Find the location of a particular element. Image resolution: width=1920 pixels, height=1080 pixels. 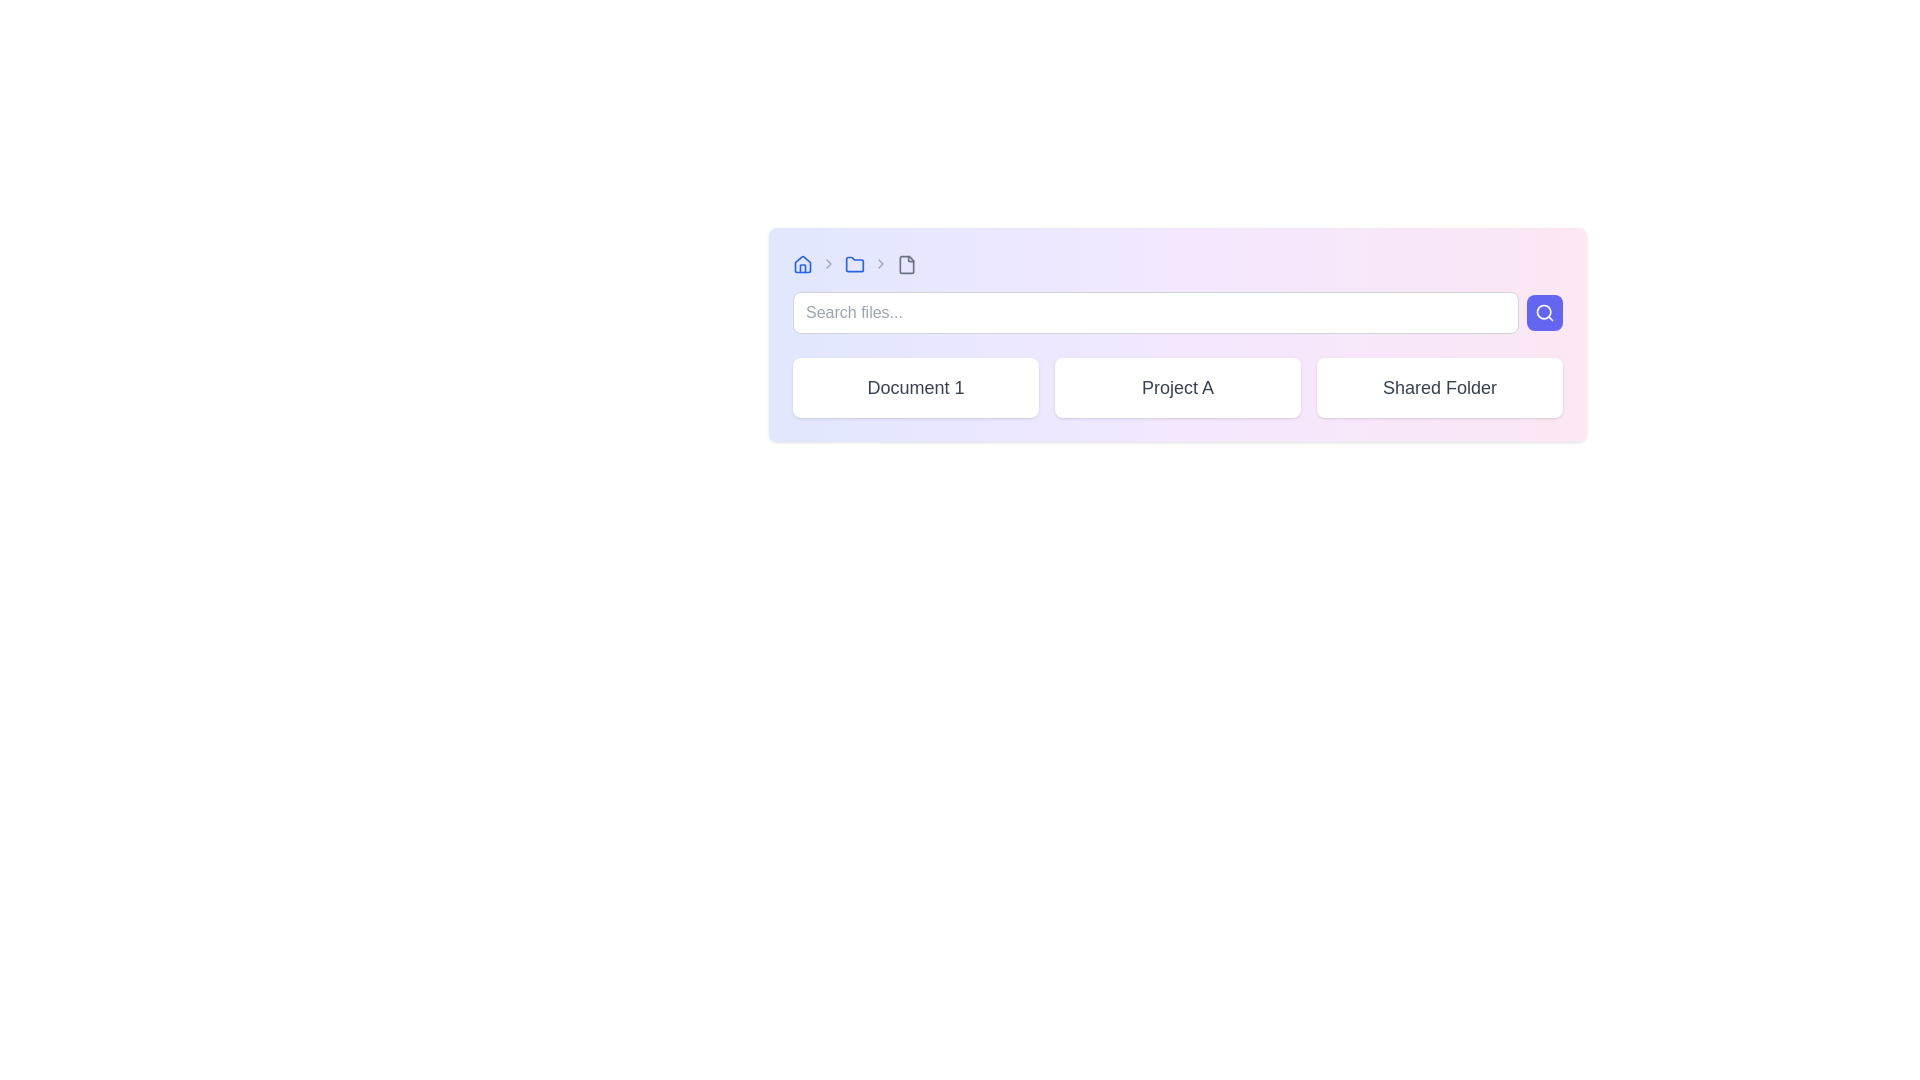

the text label displaying 'Project A', which is styled in gray with a medium sans-serif font and located centrally within a white card is located at coordinates (1177, 388).